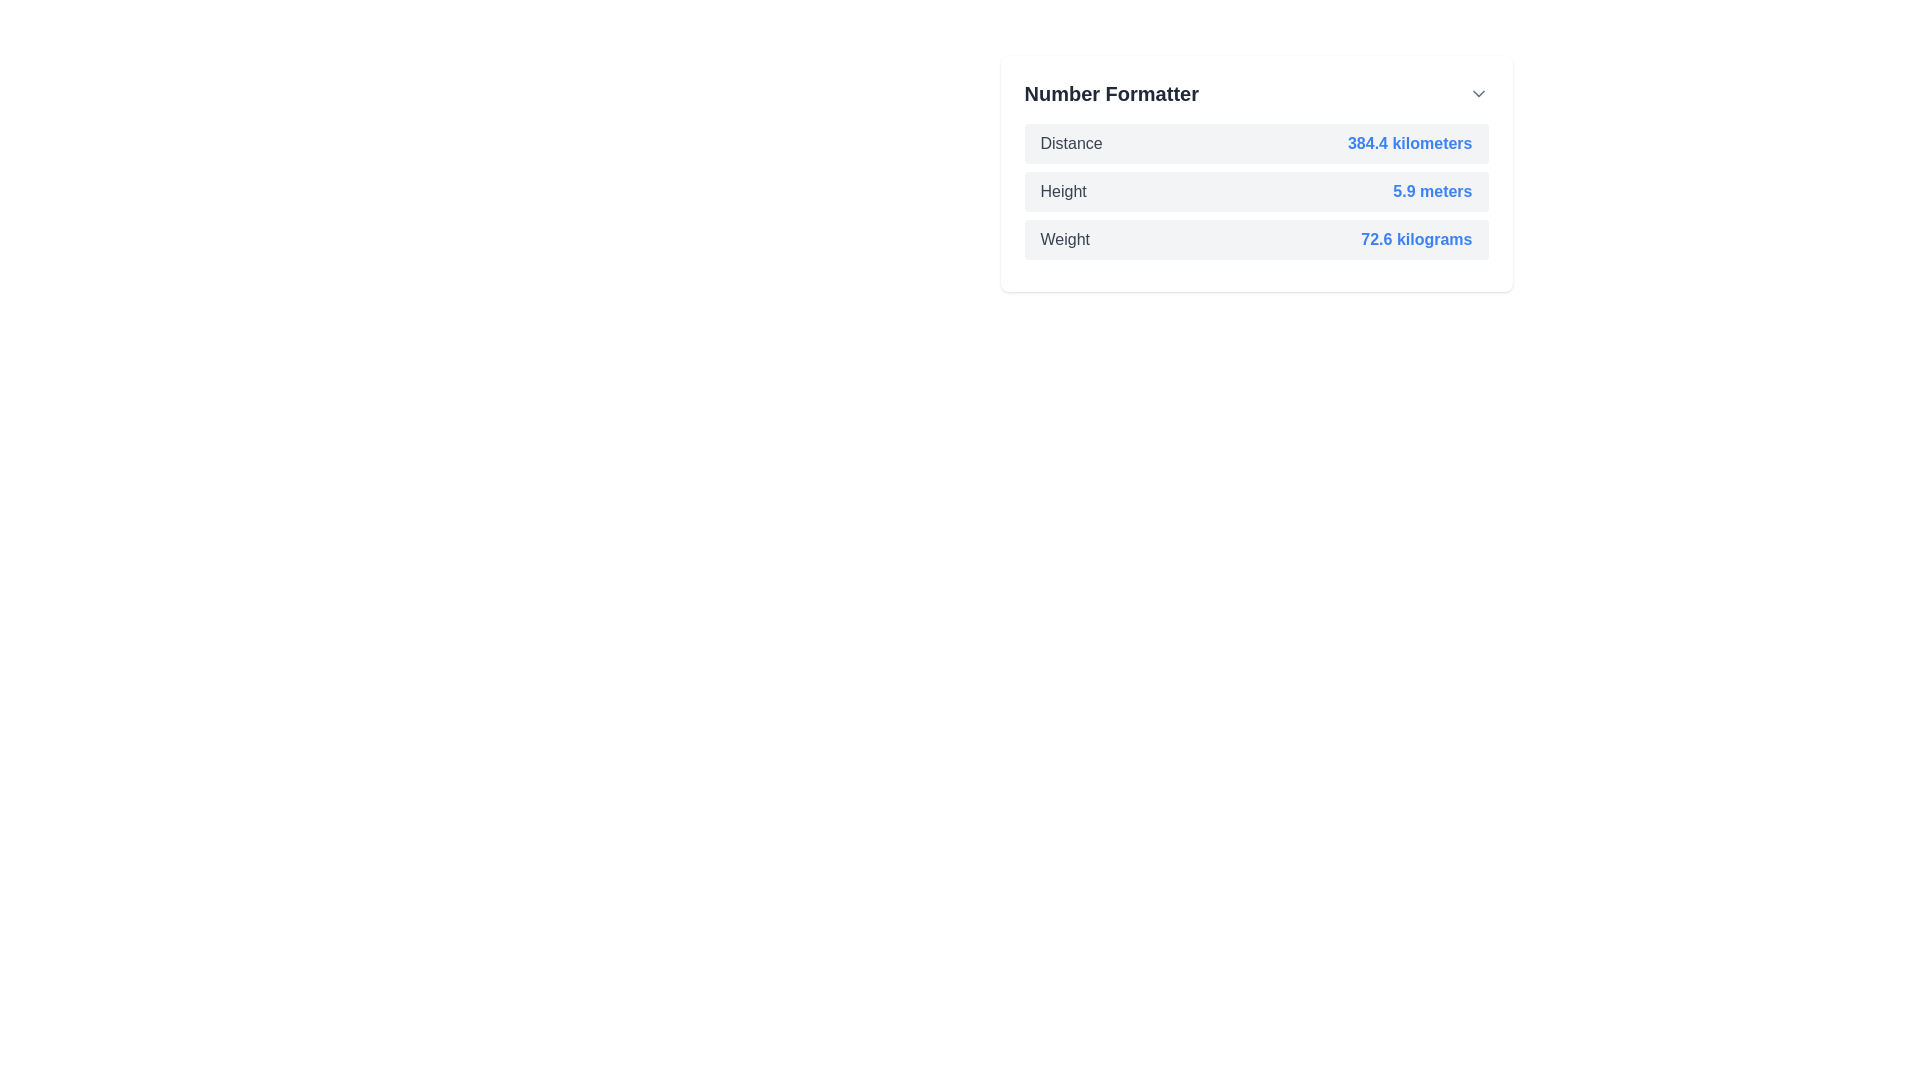 This screenshot has height=1080, width=1920. What do you see at coordinates (1415, 238) in the screenshot?
I see `displayed content of the blue-colored text label showing '72.6 kilograms' that is bold and aligned to the right in the Weight data section` at bounding box center [1415, 238].